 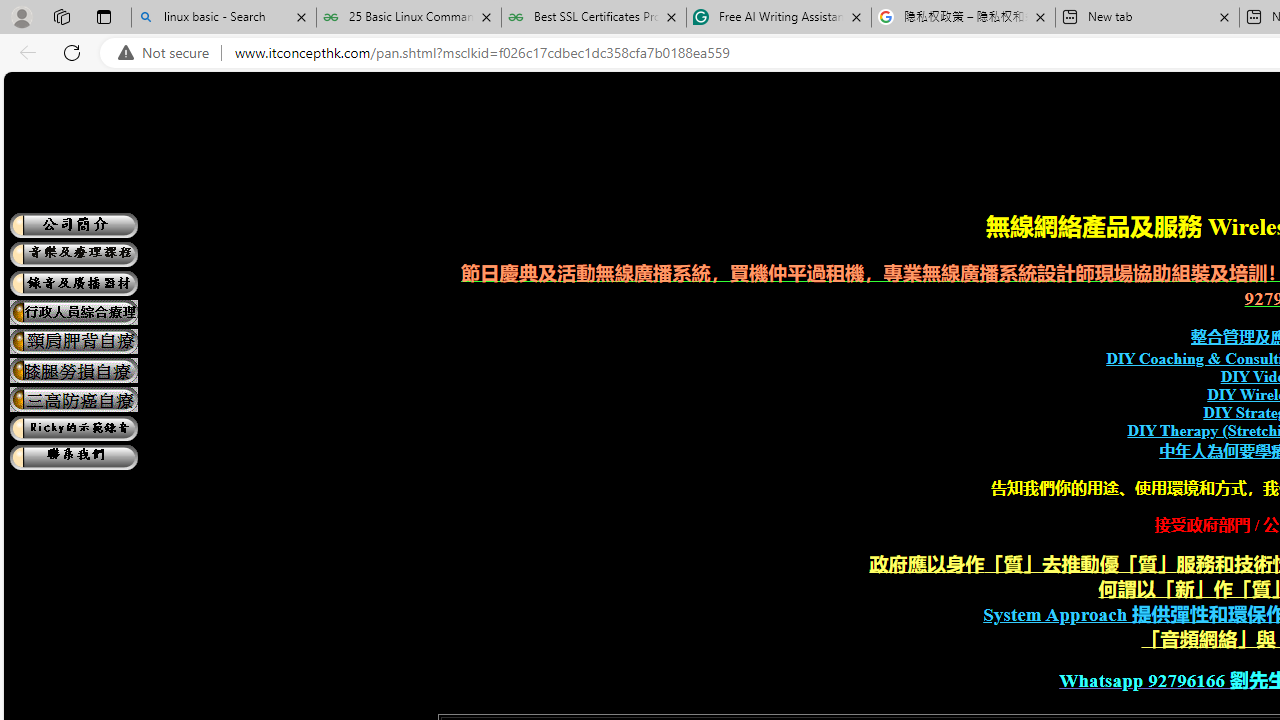 What do you see at coordinates (778, 17) in the screenshot?
I see `'Free AI Writing Assistance for Students | Grammarly'` at bounding box center [778, 17].